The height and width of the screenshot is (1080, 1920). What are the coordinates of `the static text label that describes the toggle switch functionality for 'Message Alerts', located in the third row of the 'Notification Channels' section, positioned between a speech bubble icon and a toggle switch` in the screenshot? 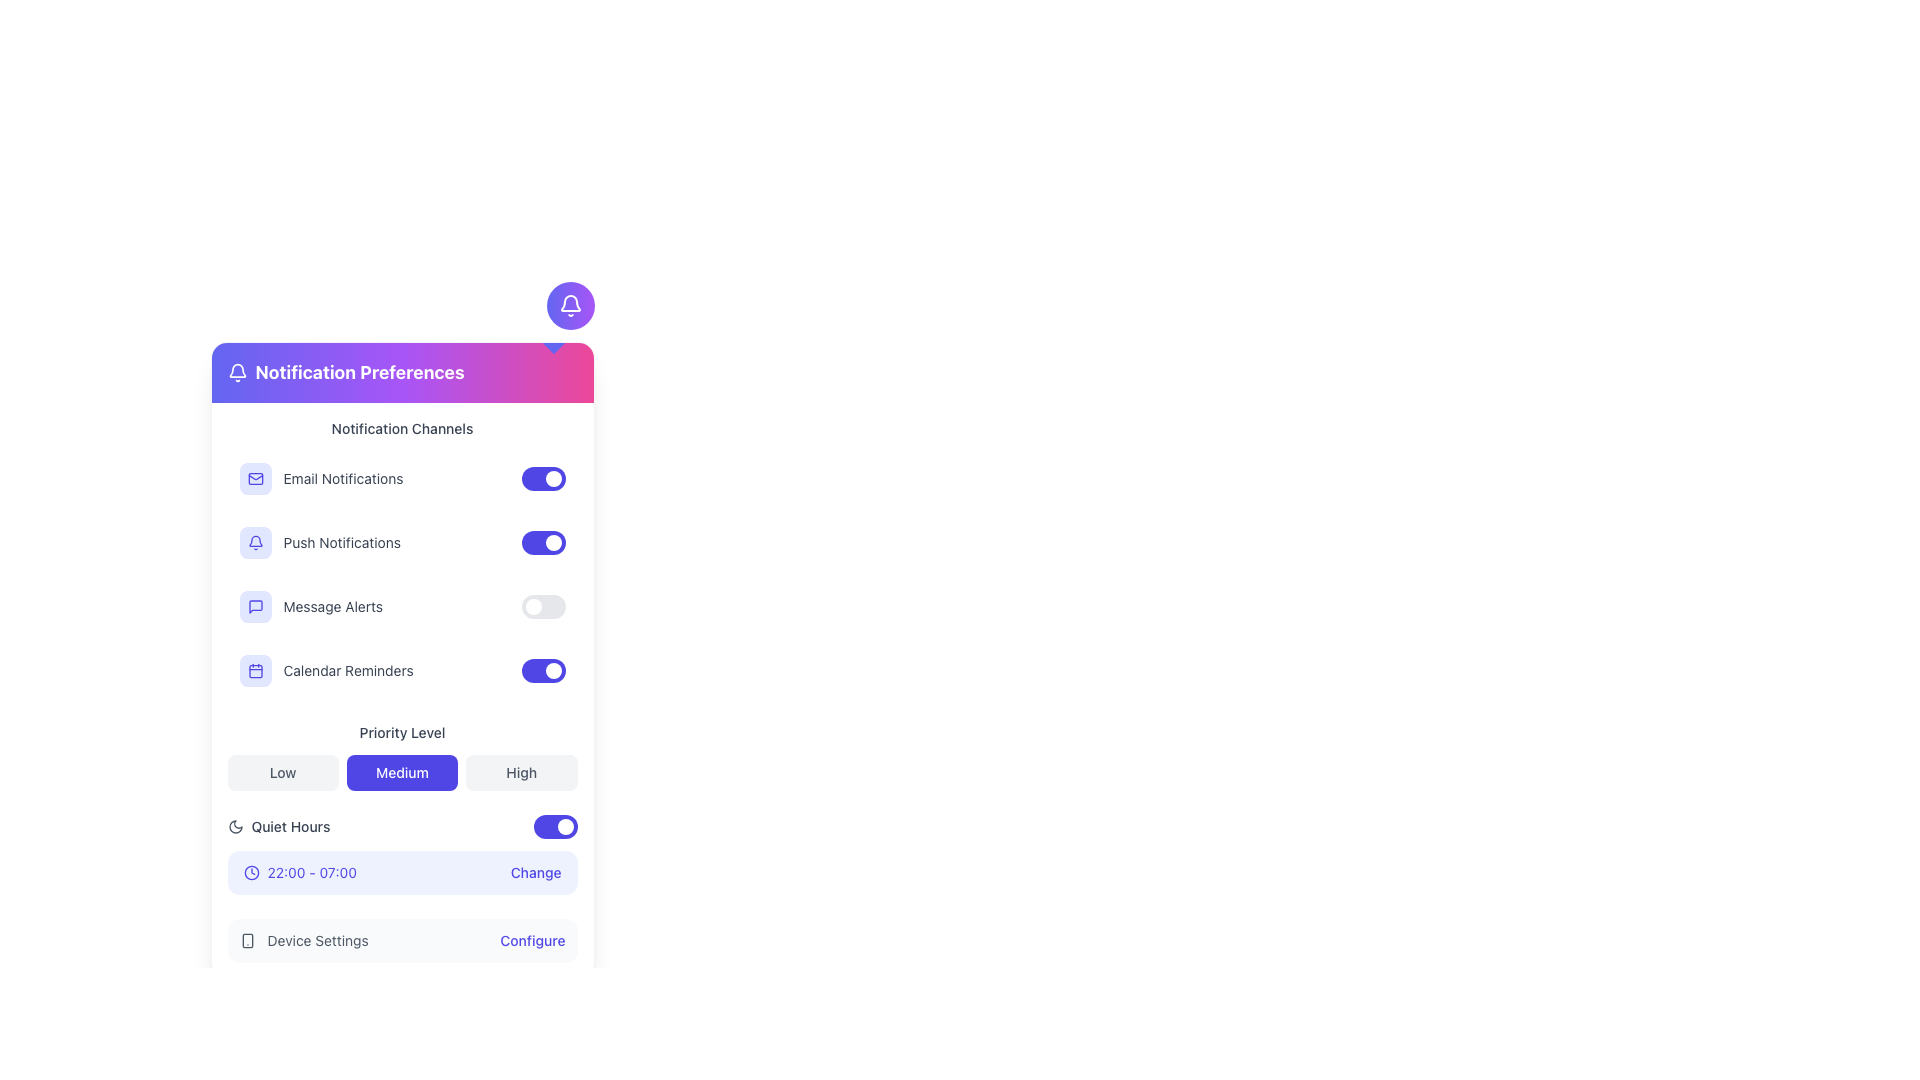 It's located at (333, 605).